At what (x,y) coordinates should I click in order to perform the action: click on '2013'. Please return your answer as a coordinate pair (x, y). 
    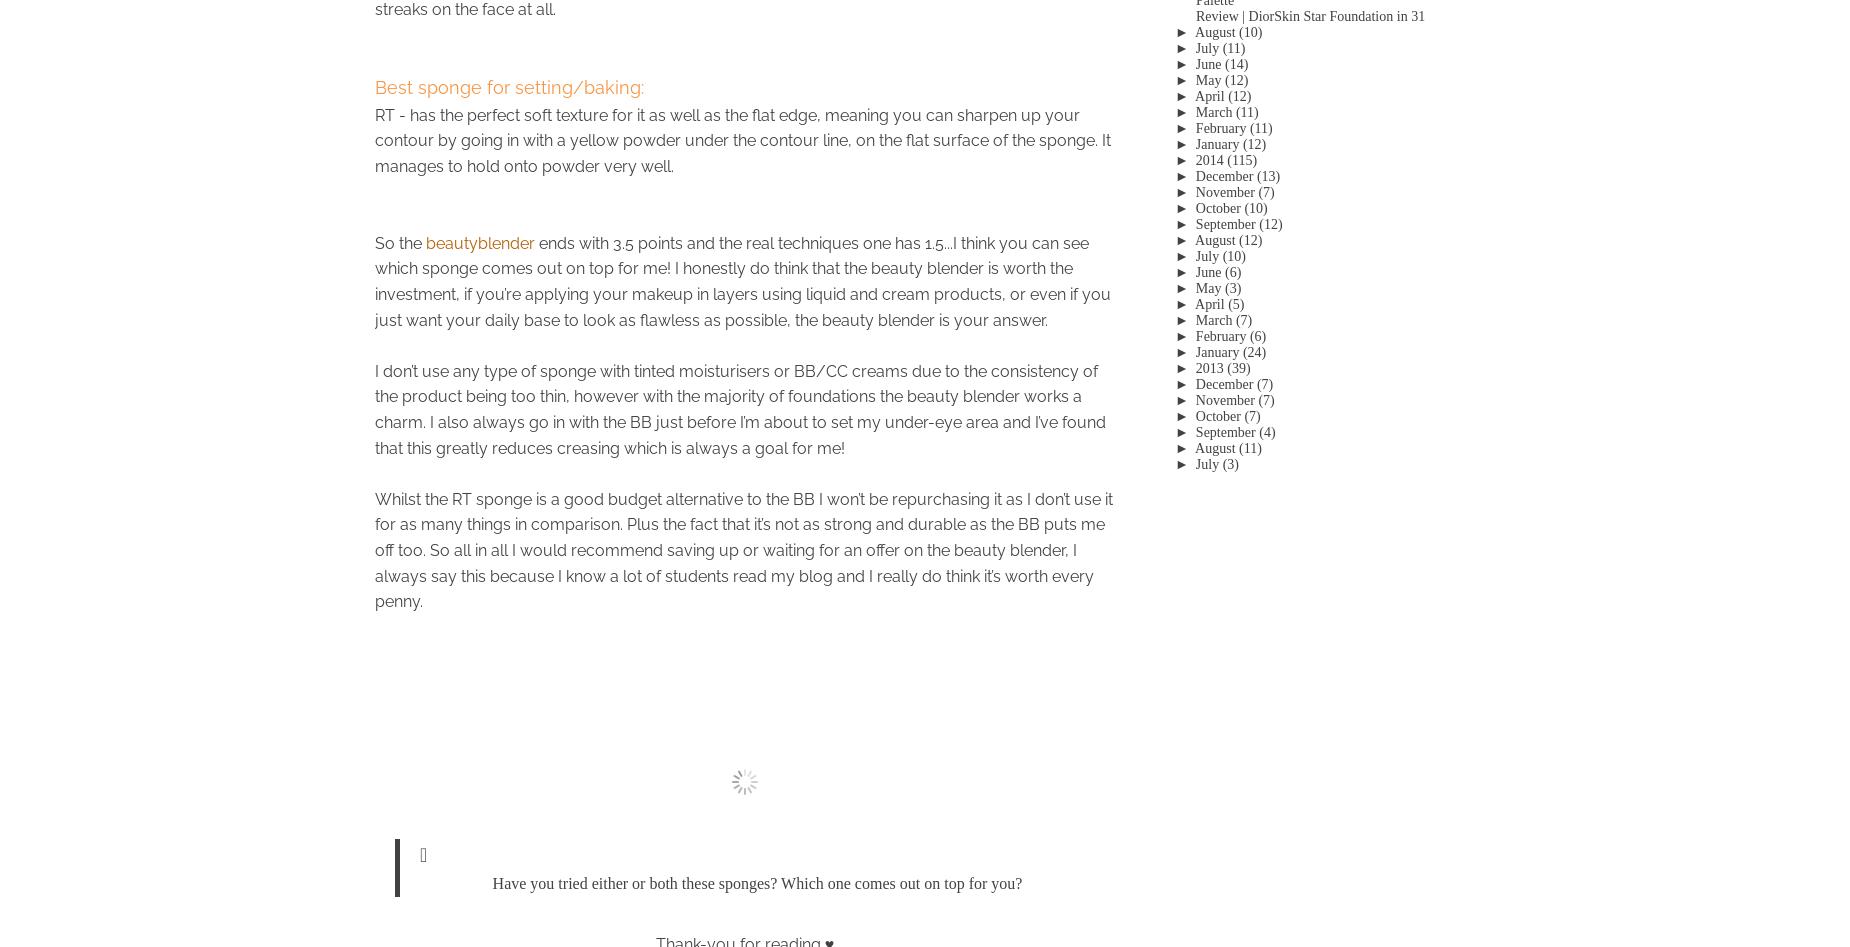
    Looking at the image, I should click on (1207, 366).